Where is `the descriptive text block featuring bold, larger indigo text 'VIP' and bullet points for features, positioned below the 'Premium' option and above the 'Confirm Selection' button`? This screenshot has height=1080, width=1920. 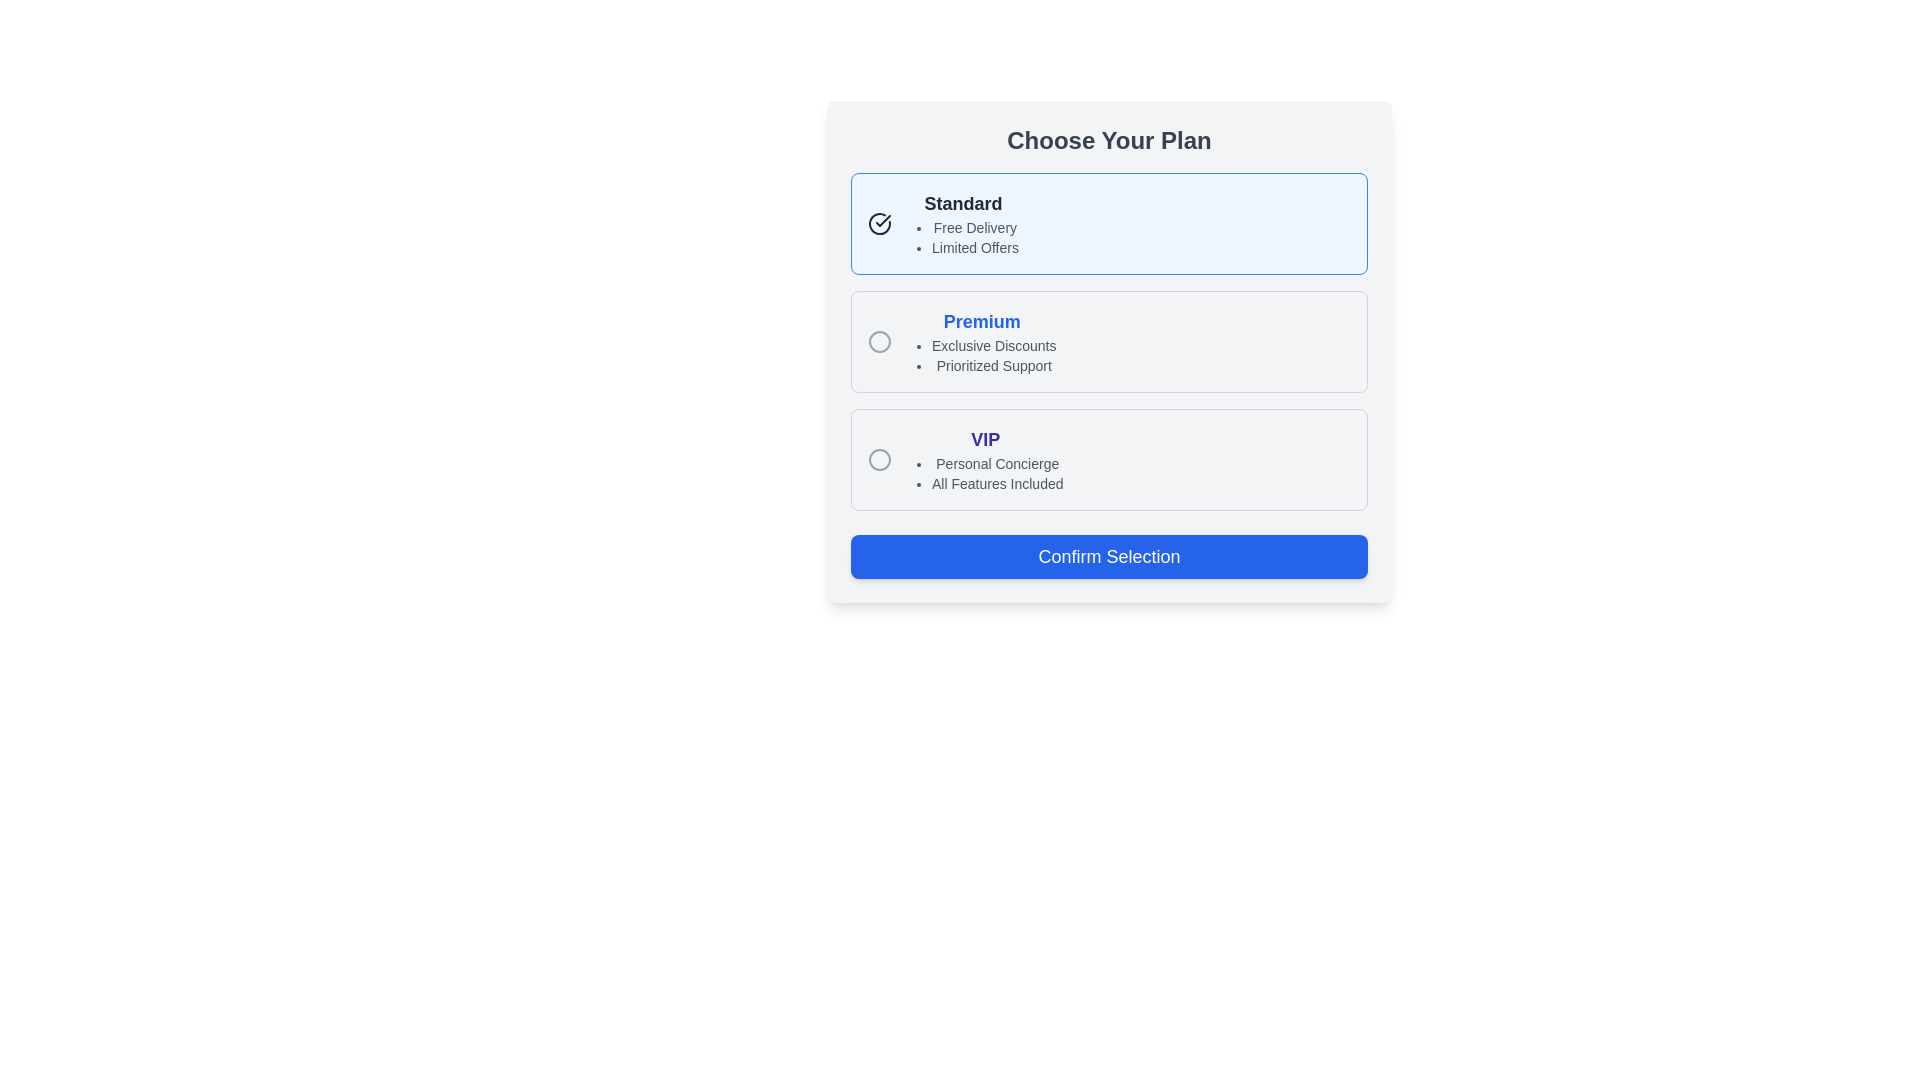 the descriptive text block featuring bold, larger indigo text 'VIP' and bullet points for features, positioned below the 'Premium' option and above the 'Confirm Selection' button is located at coordinates (985, 459).